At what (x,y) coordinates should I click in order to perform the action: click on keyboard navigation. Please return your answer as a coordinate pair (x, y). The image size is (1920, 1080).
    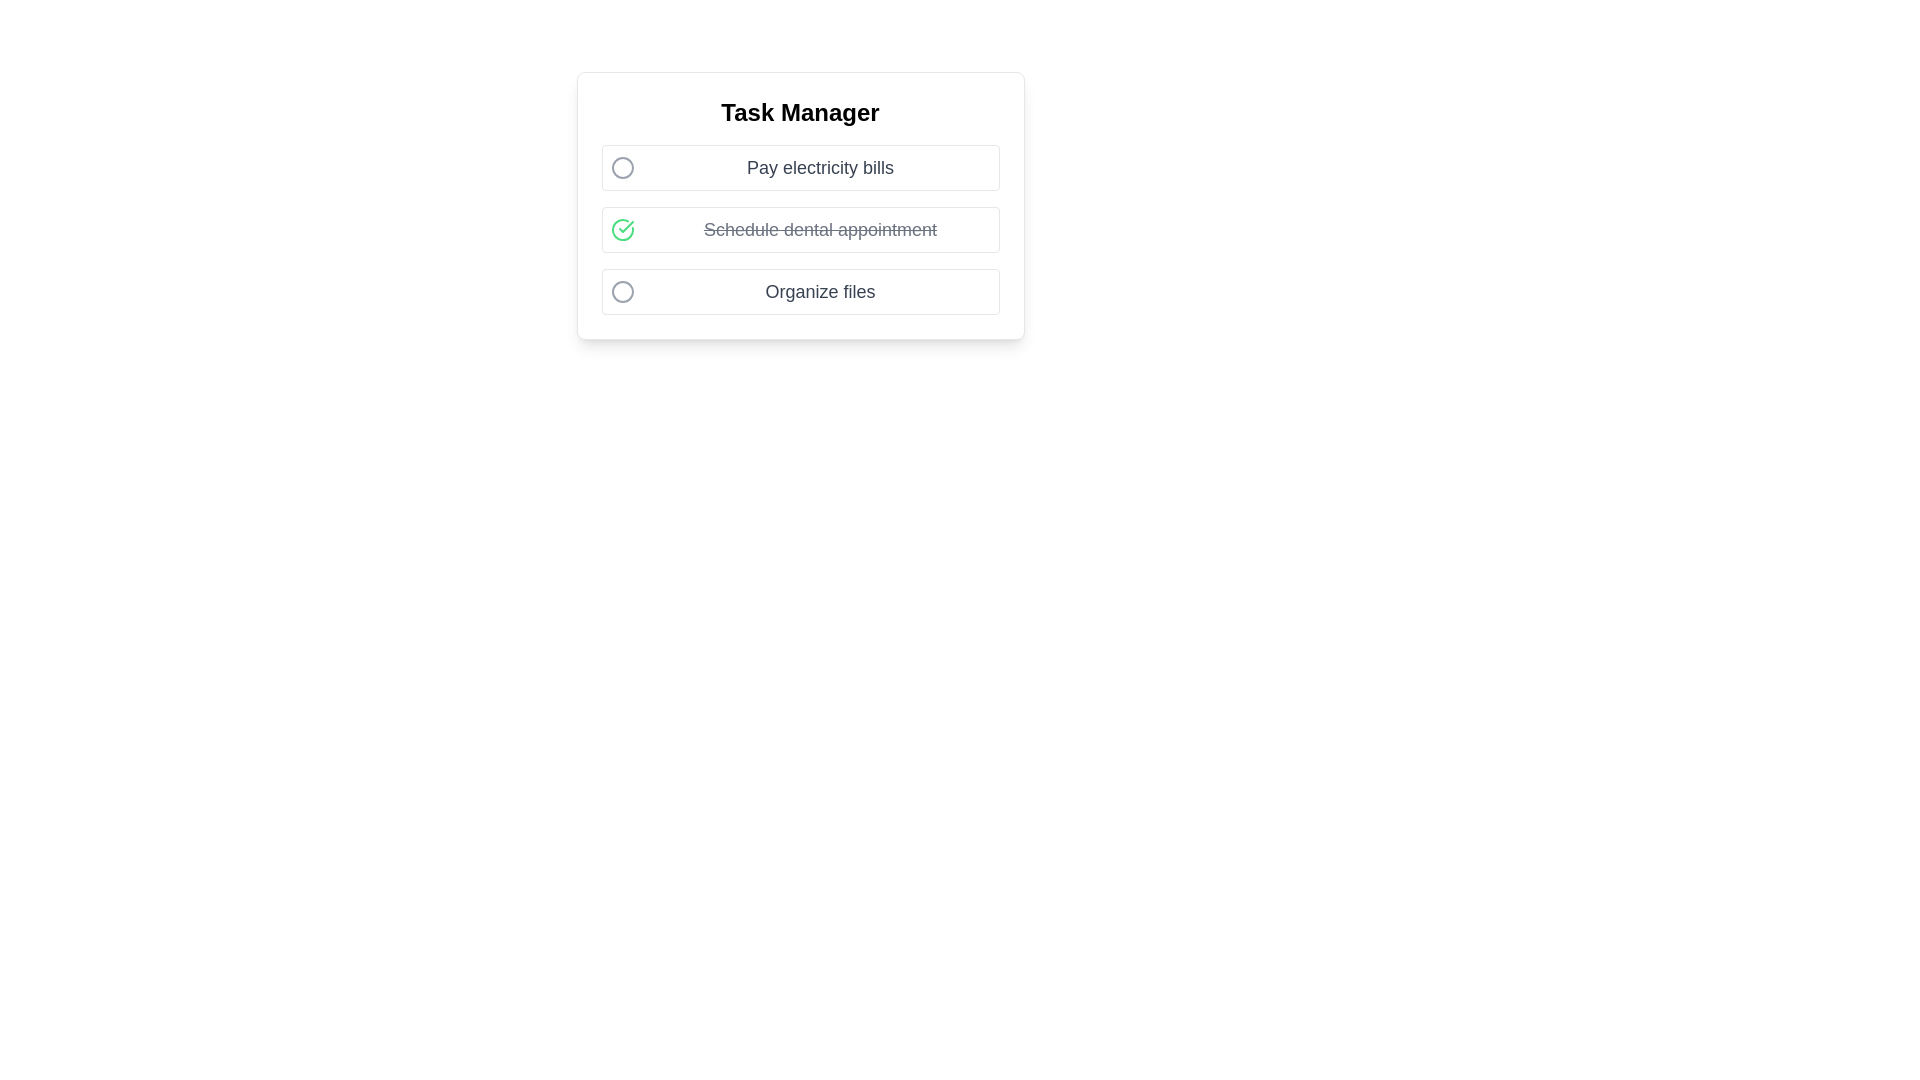
    Looking at the image, I should click on (621, 292).